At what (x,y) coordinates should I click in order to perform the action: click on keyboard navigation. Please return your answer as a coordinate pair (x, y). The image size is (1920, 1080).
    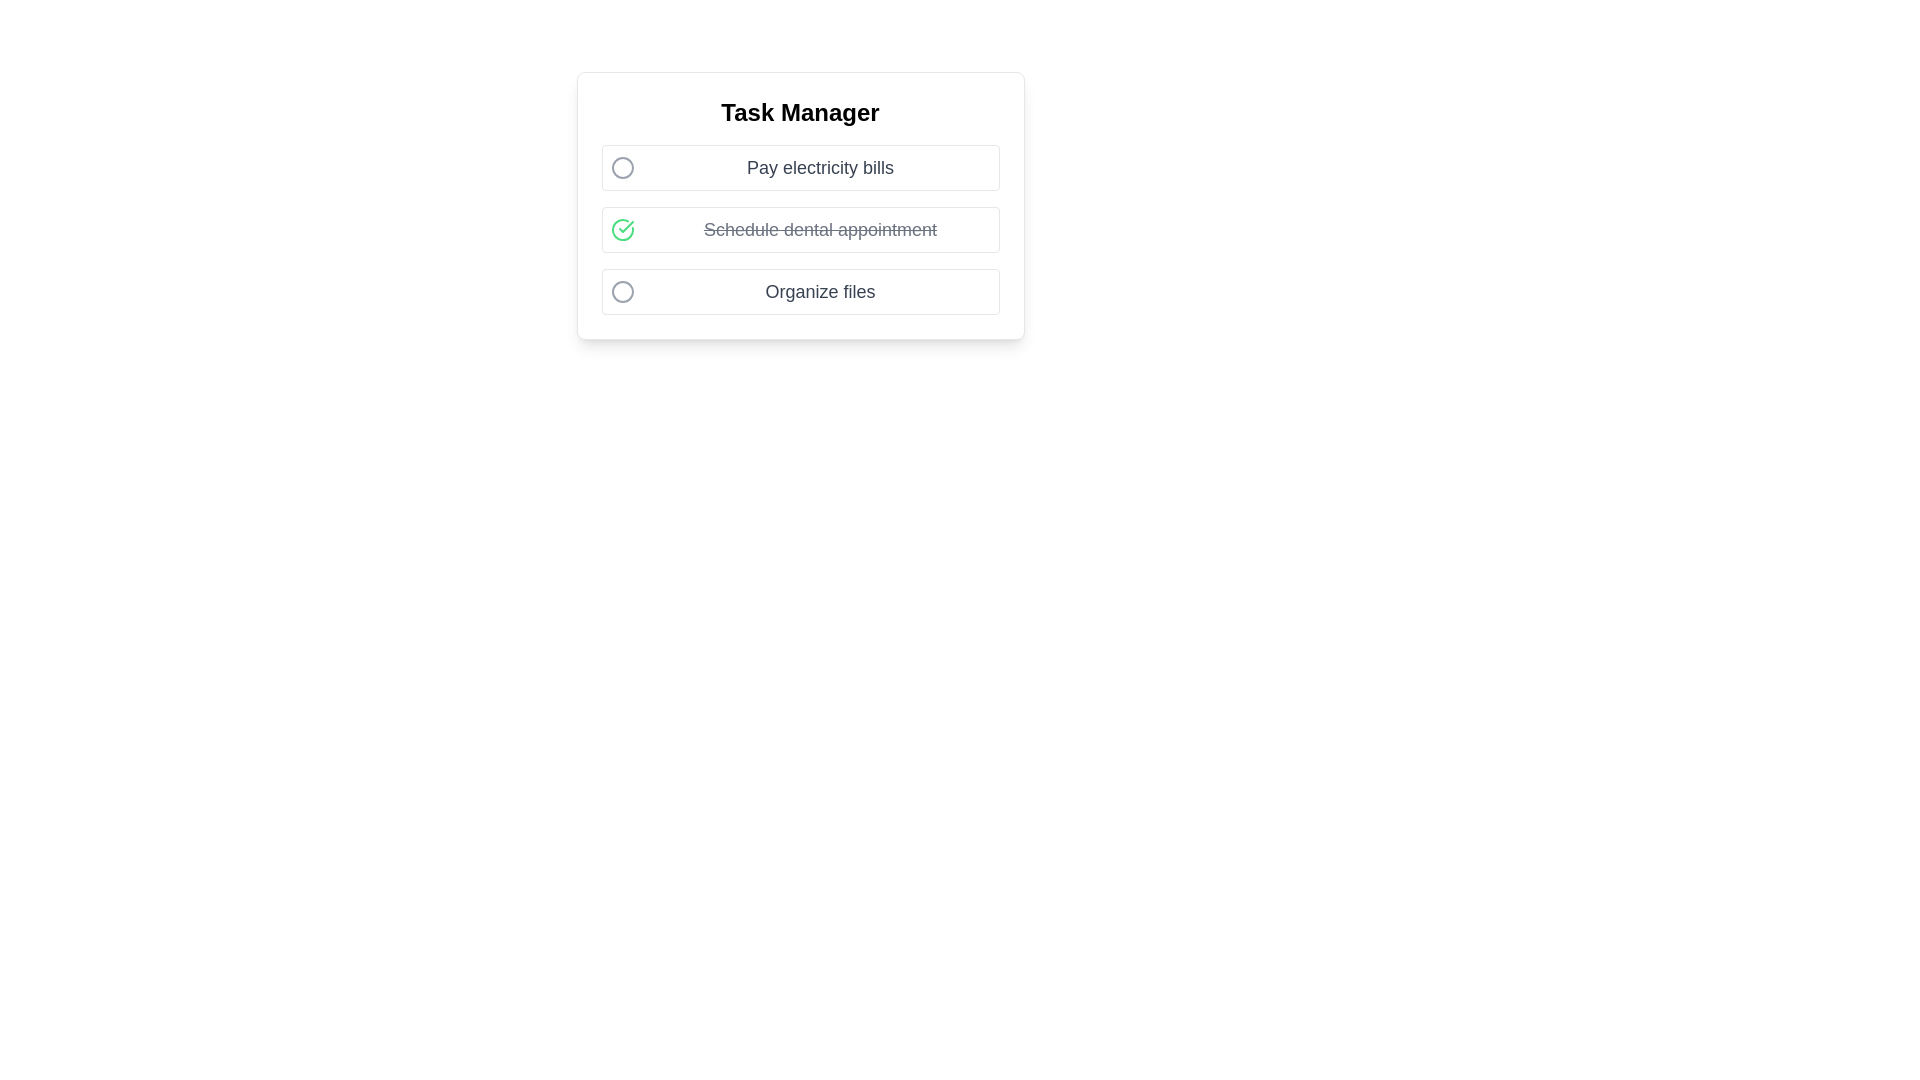
    Looking at the image, I should click on (621, 292).